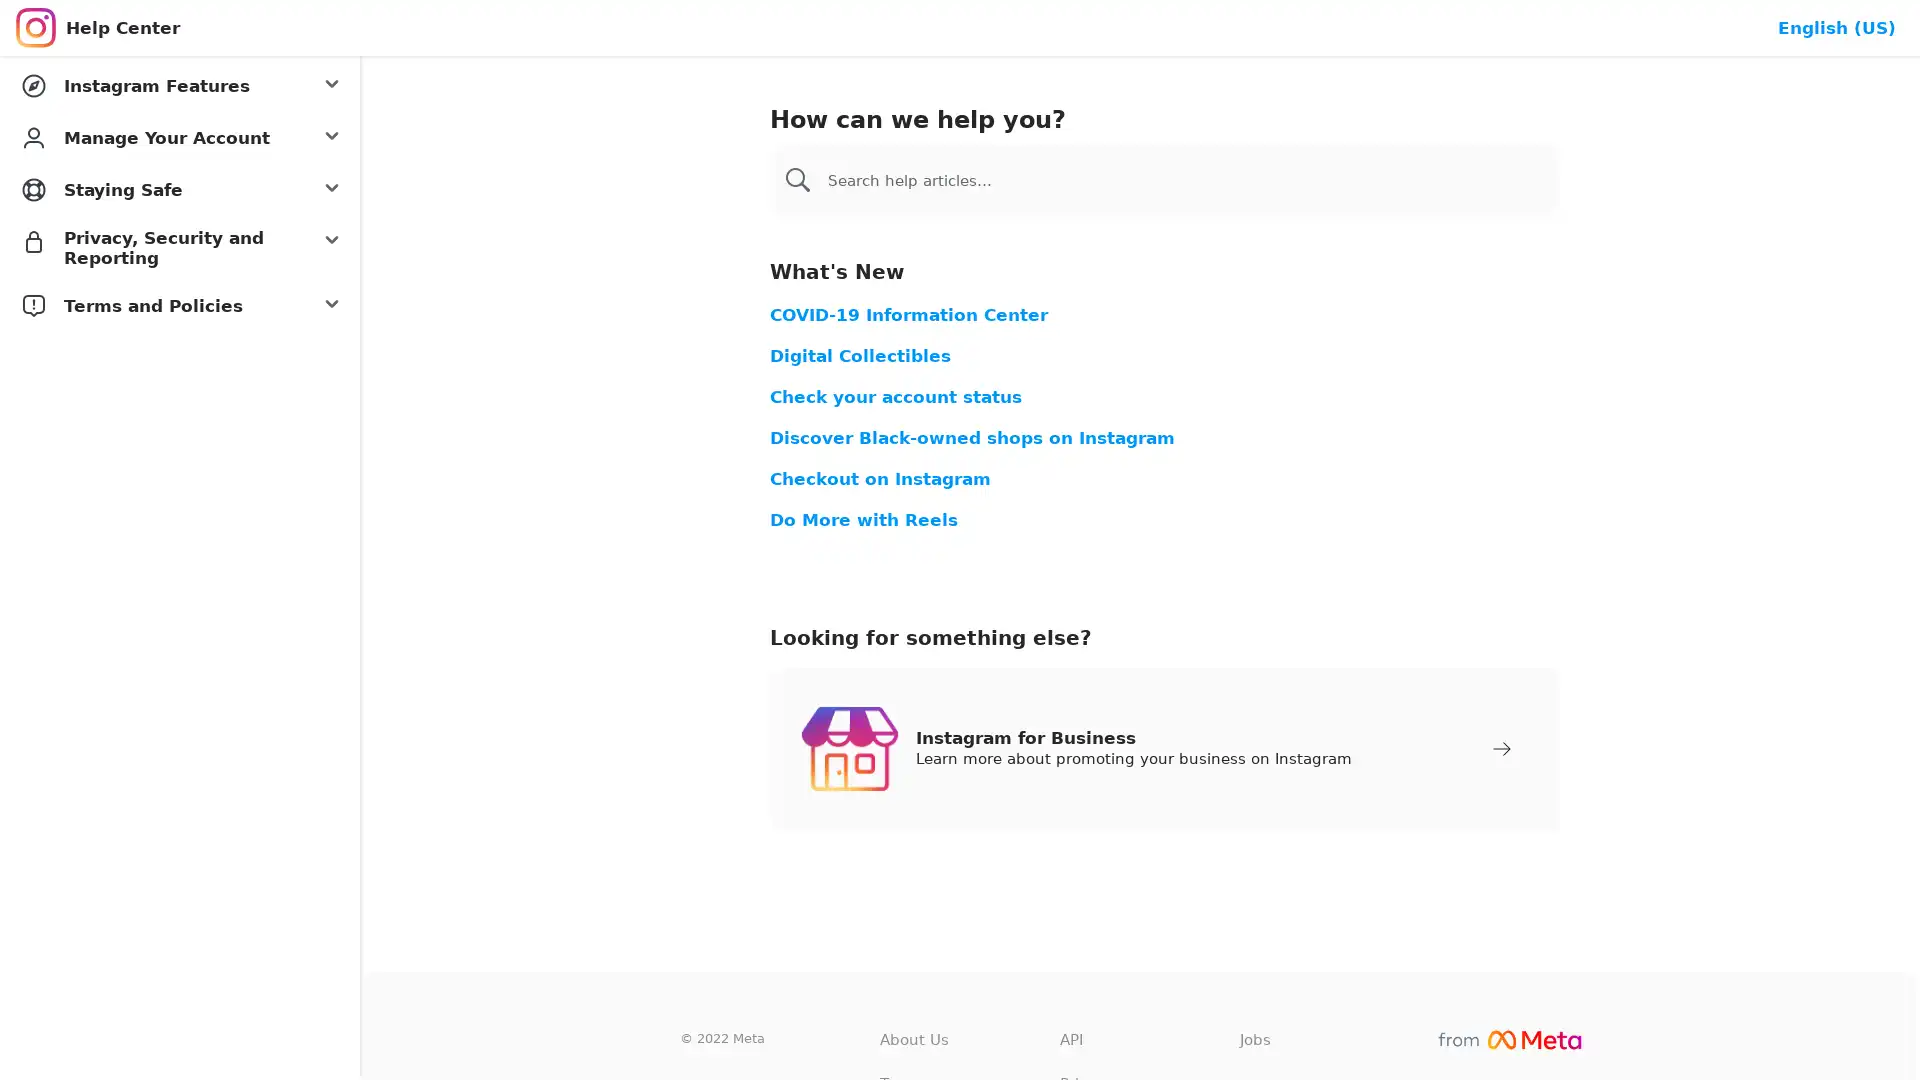  I want to click on Manage Your Account, so click(180, 137).